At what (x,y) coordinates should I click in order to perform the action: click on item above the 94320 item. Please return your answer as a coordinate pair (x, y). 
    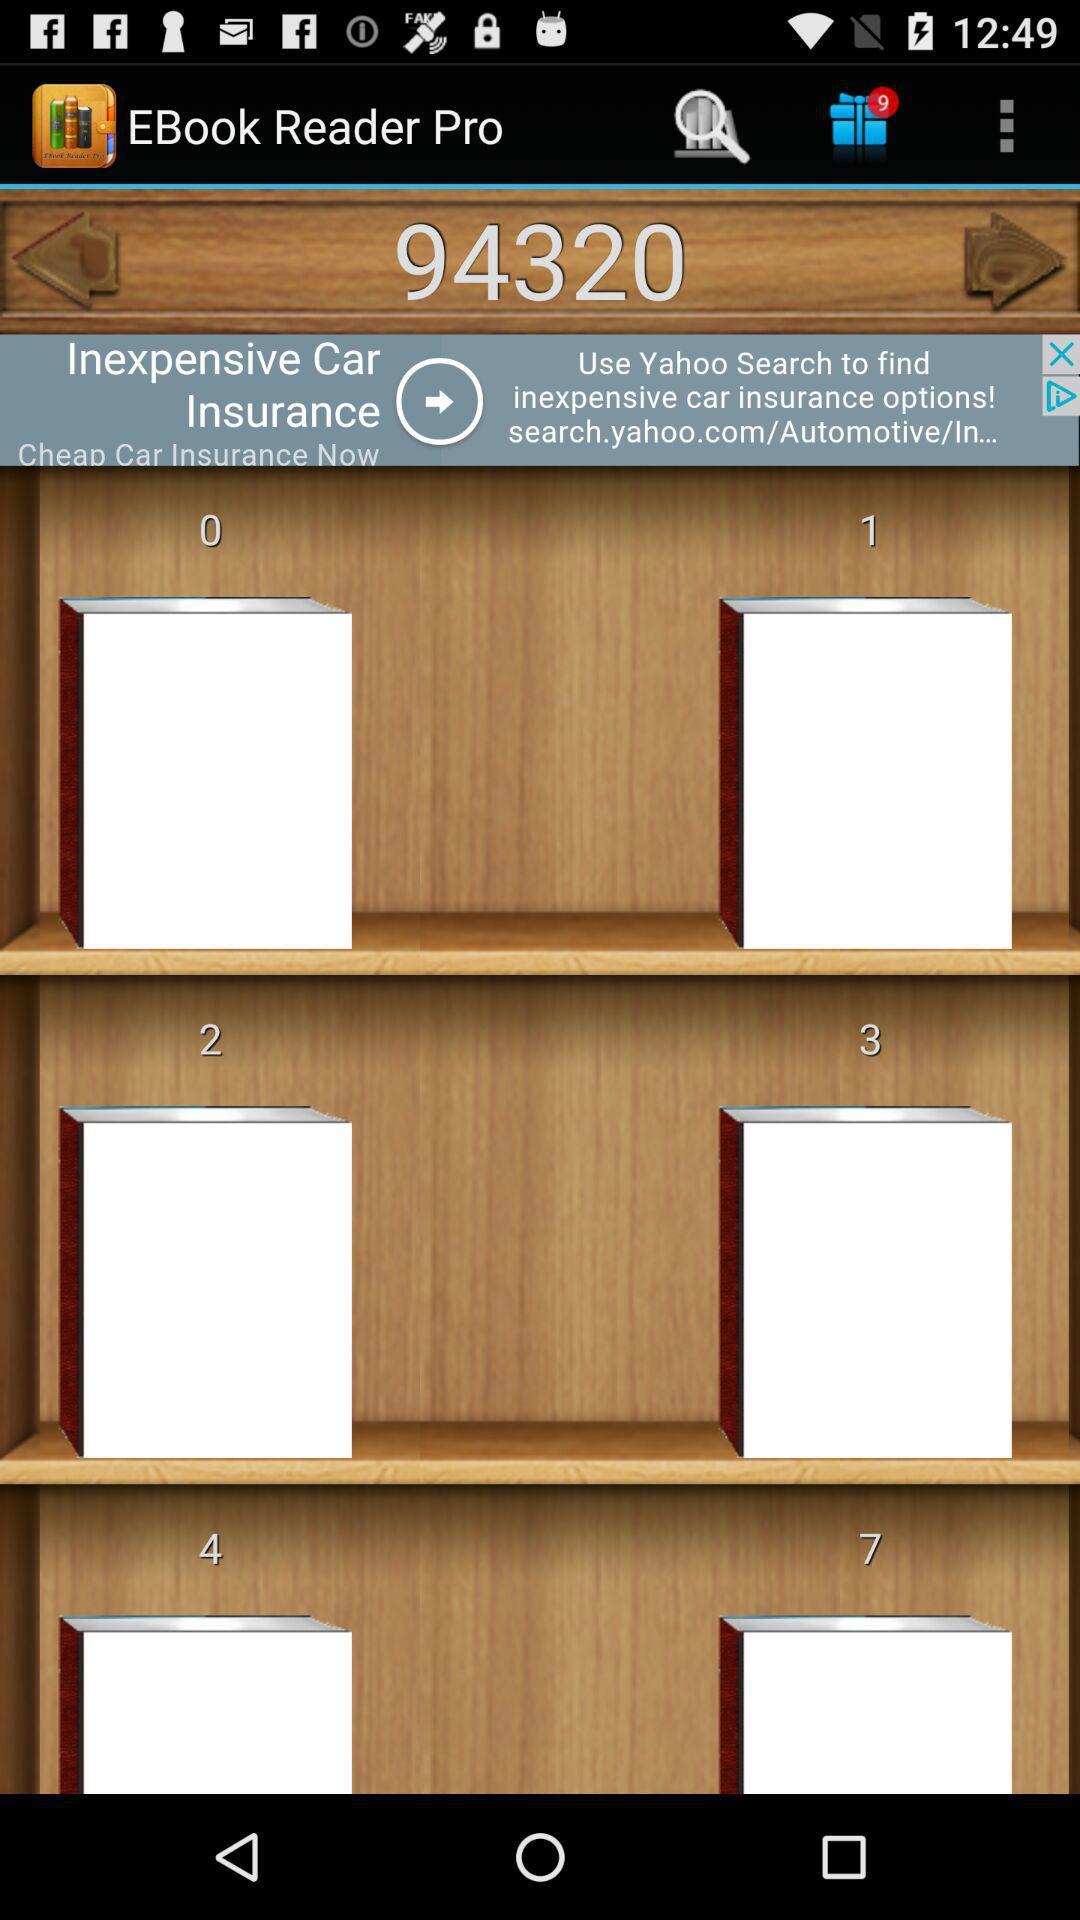
    Looking at the image, I should click on (858, 124).